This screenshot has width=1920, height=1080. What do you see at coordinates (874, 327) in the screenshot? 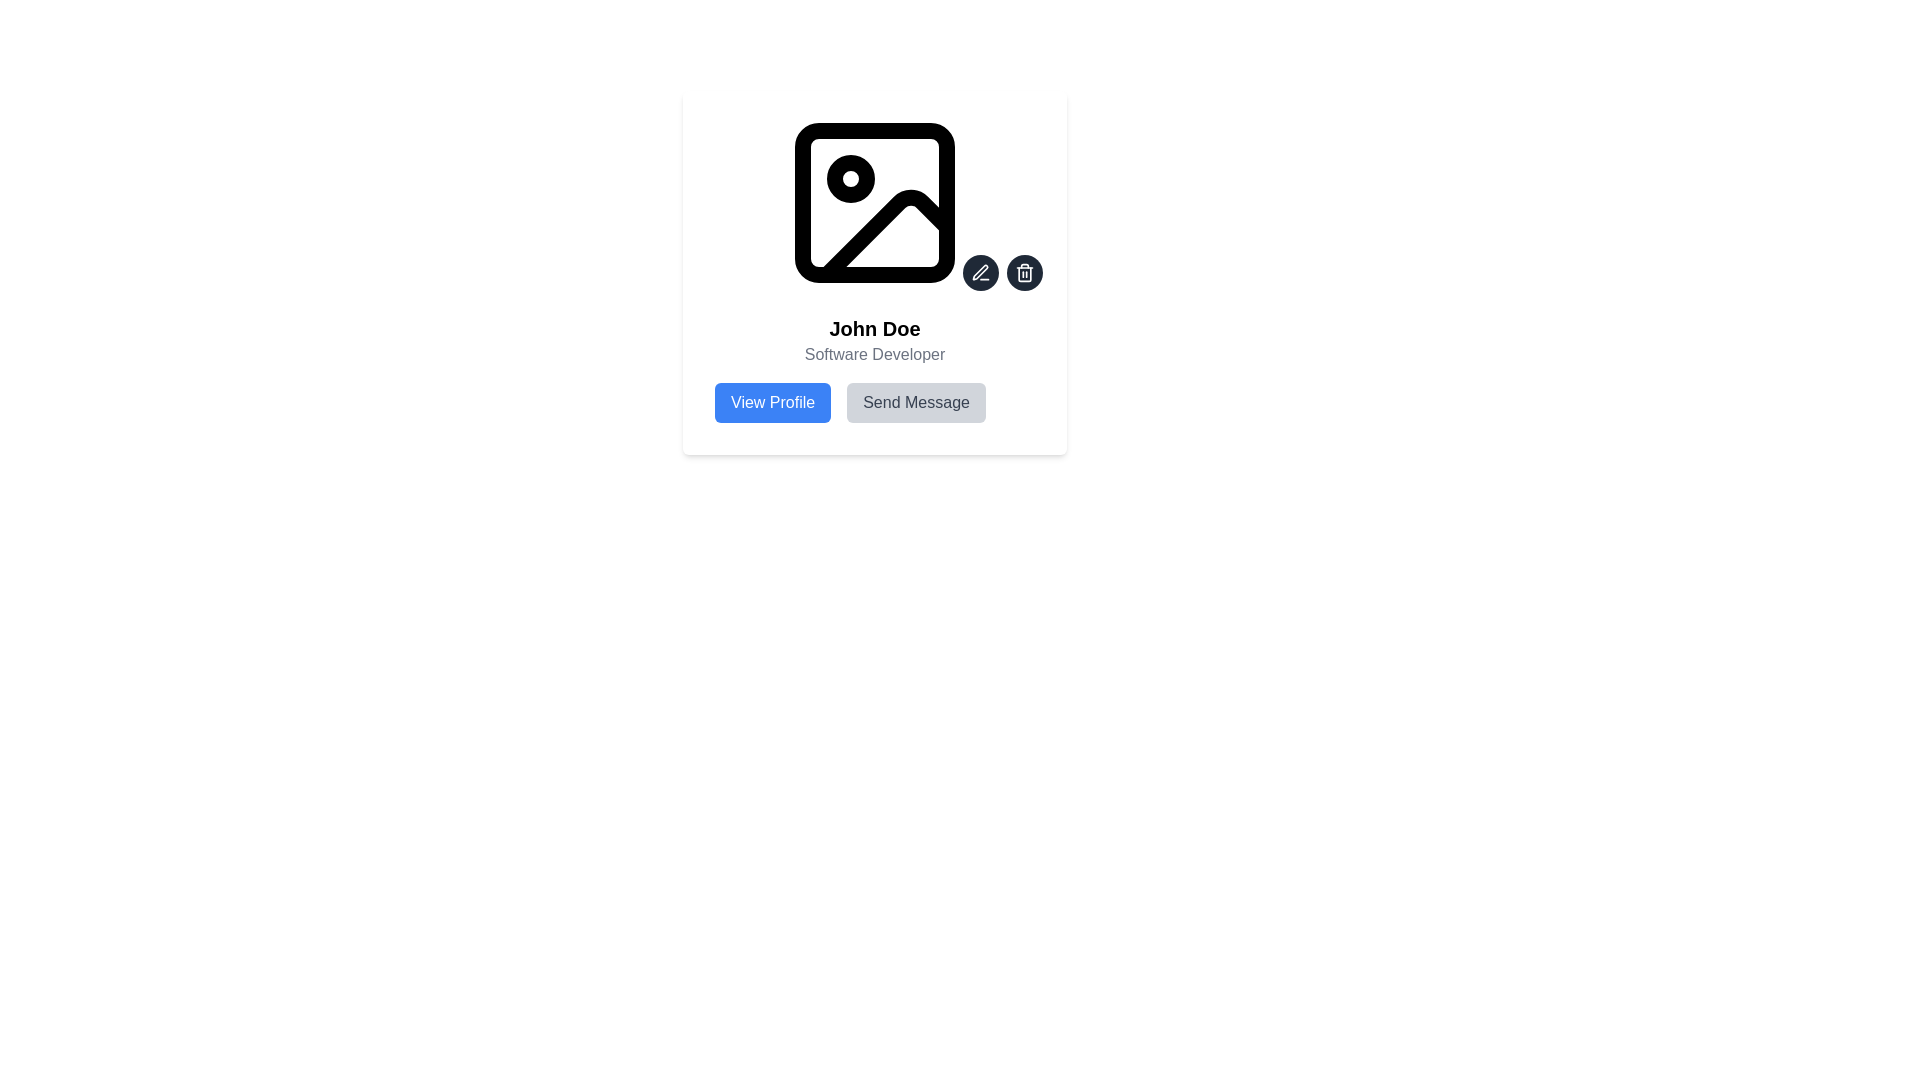
I see `the Text Label that displays the name of the profile owner, located centrally above the 'Software Developer' text` at bounding box center [874, 327].